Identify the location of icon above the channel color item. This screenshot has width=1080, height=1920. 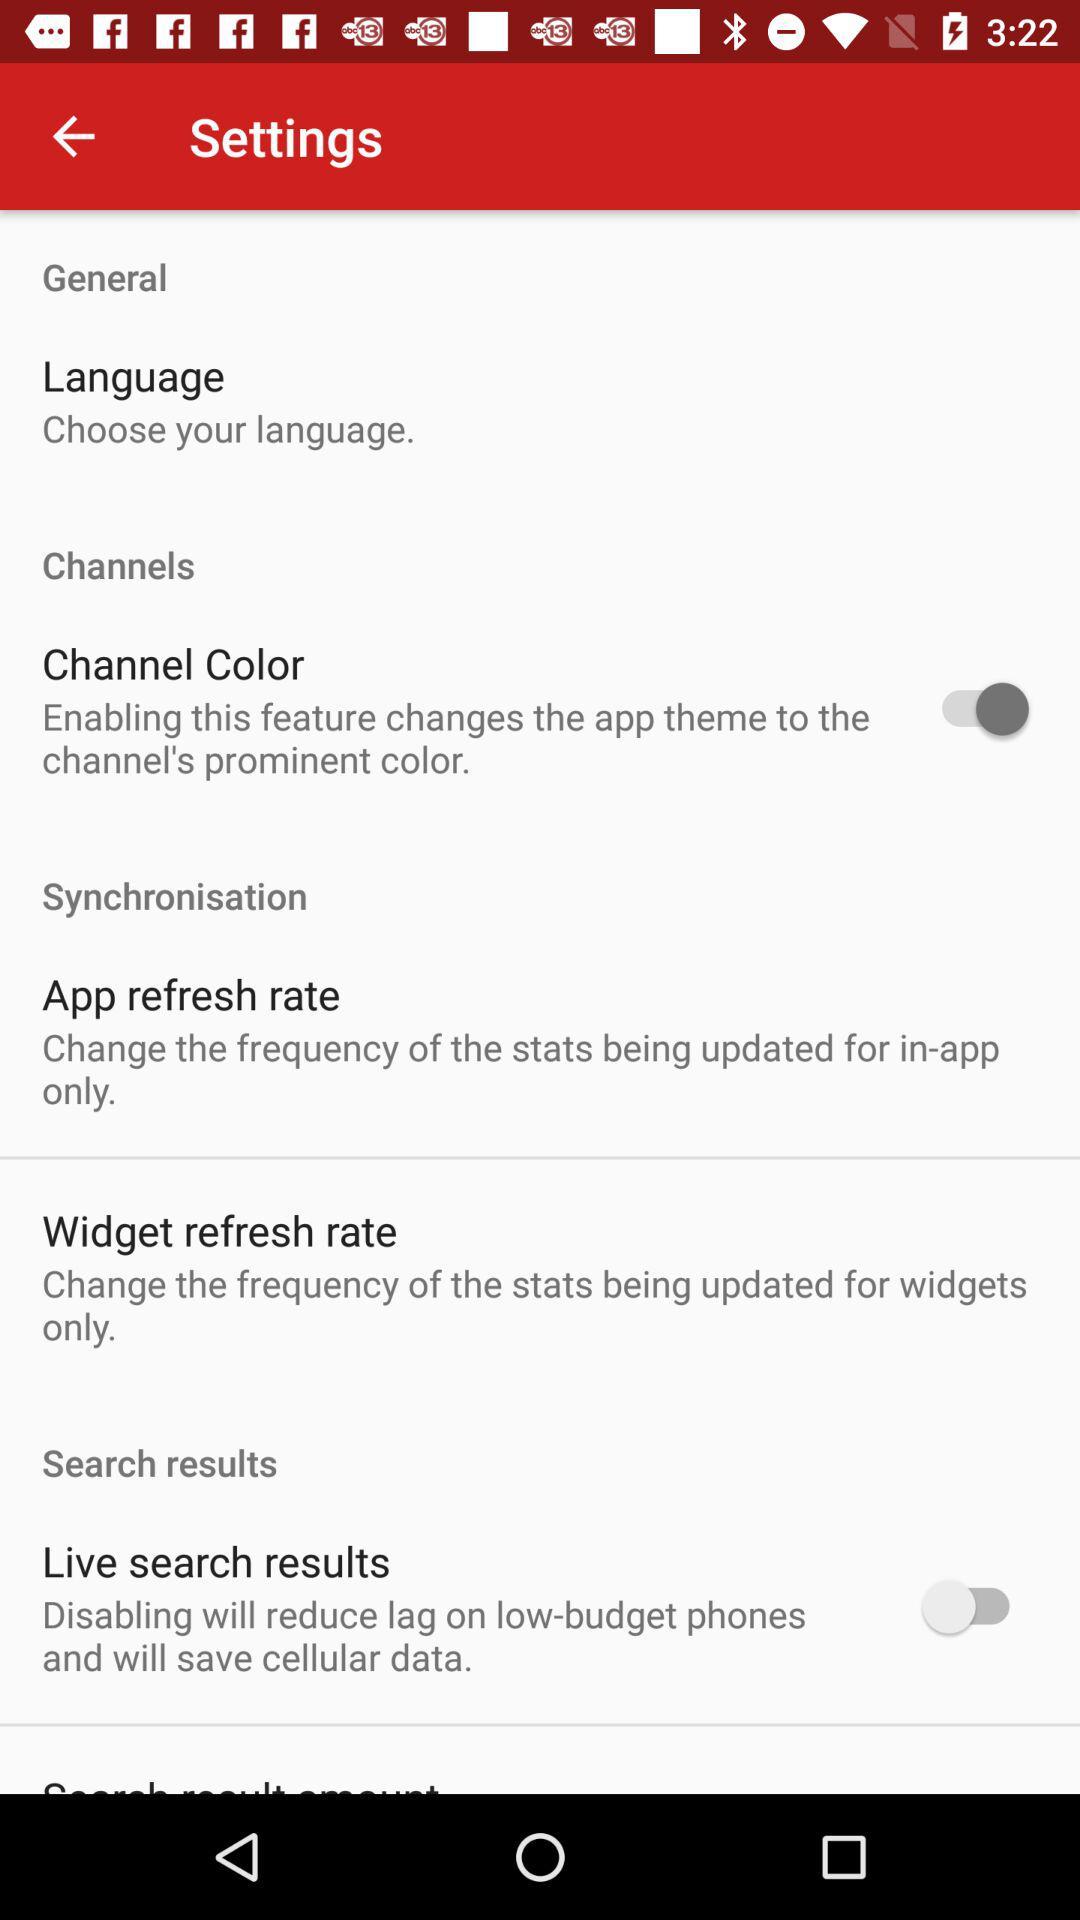
(540, 543).